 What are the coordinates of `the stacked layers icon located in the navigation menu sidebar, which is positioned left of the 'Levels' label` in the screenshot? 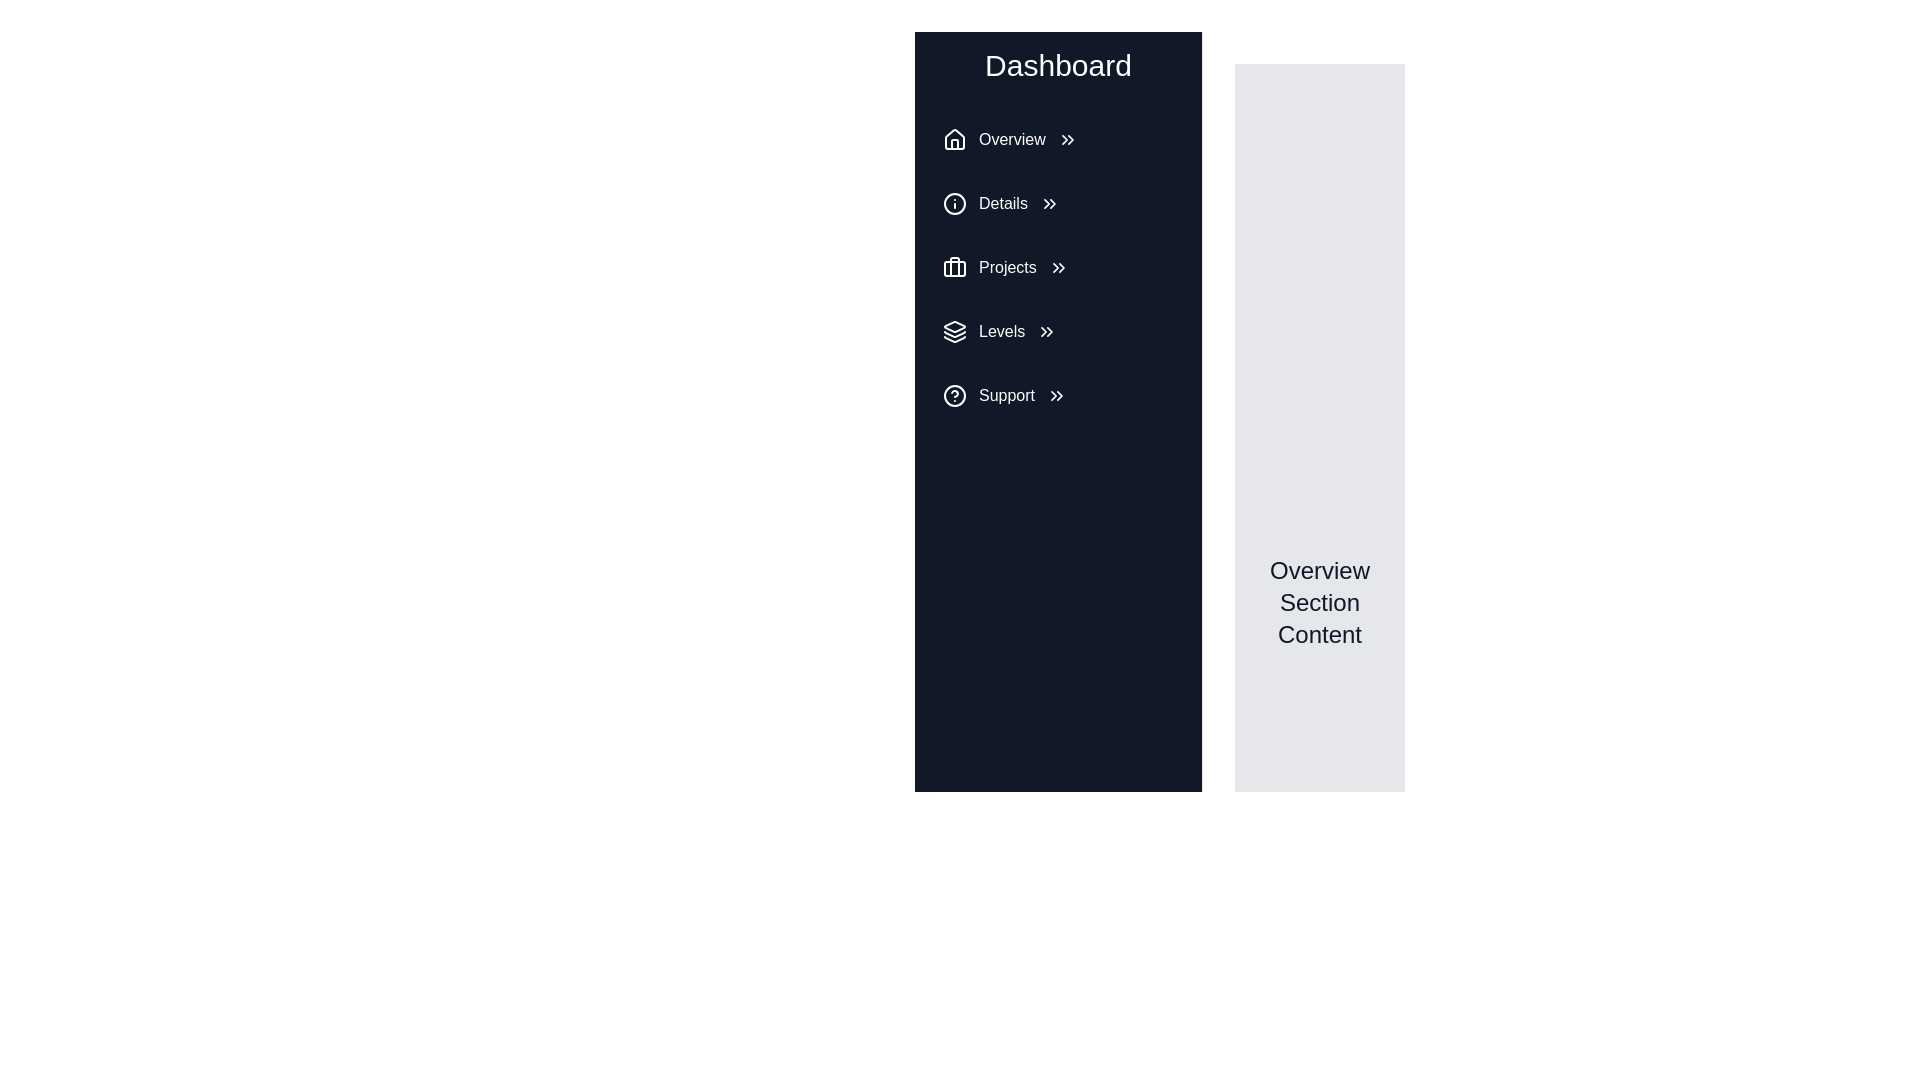 It's located at (954, 330).